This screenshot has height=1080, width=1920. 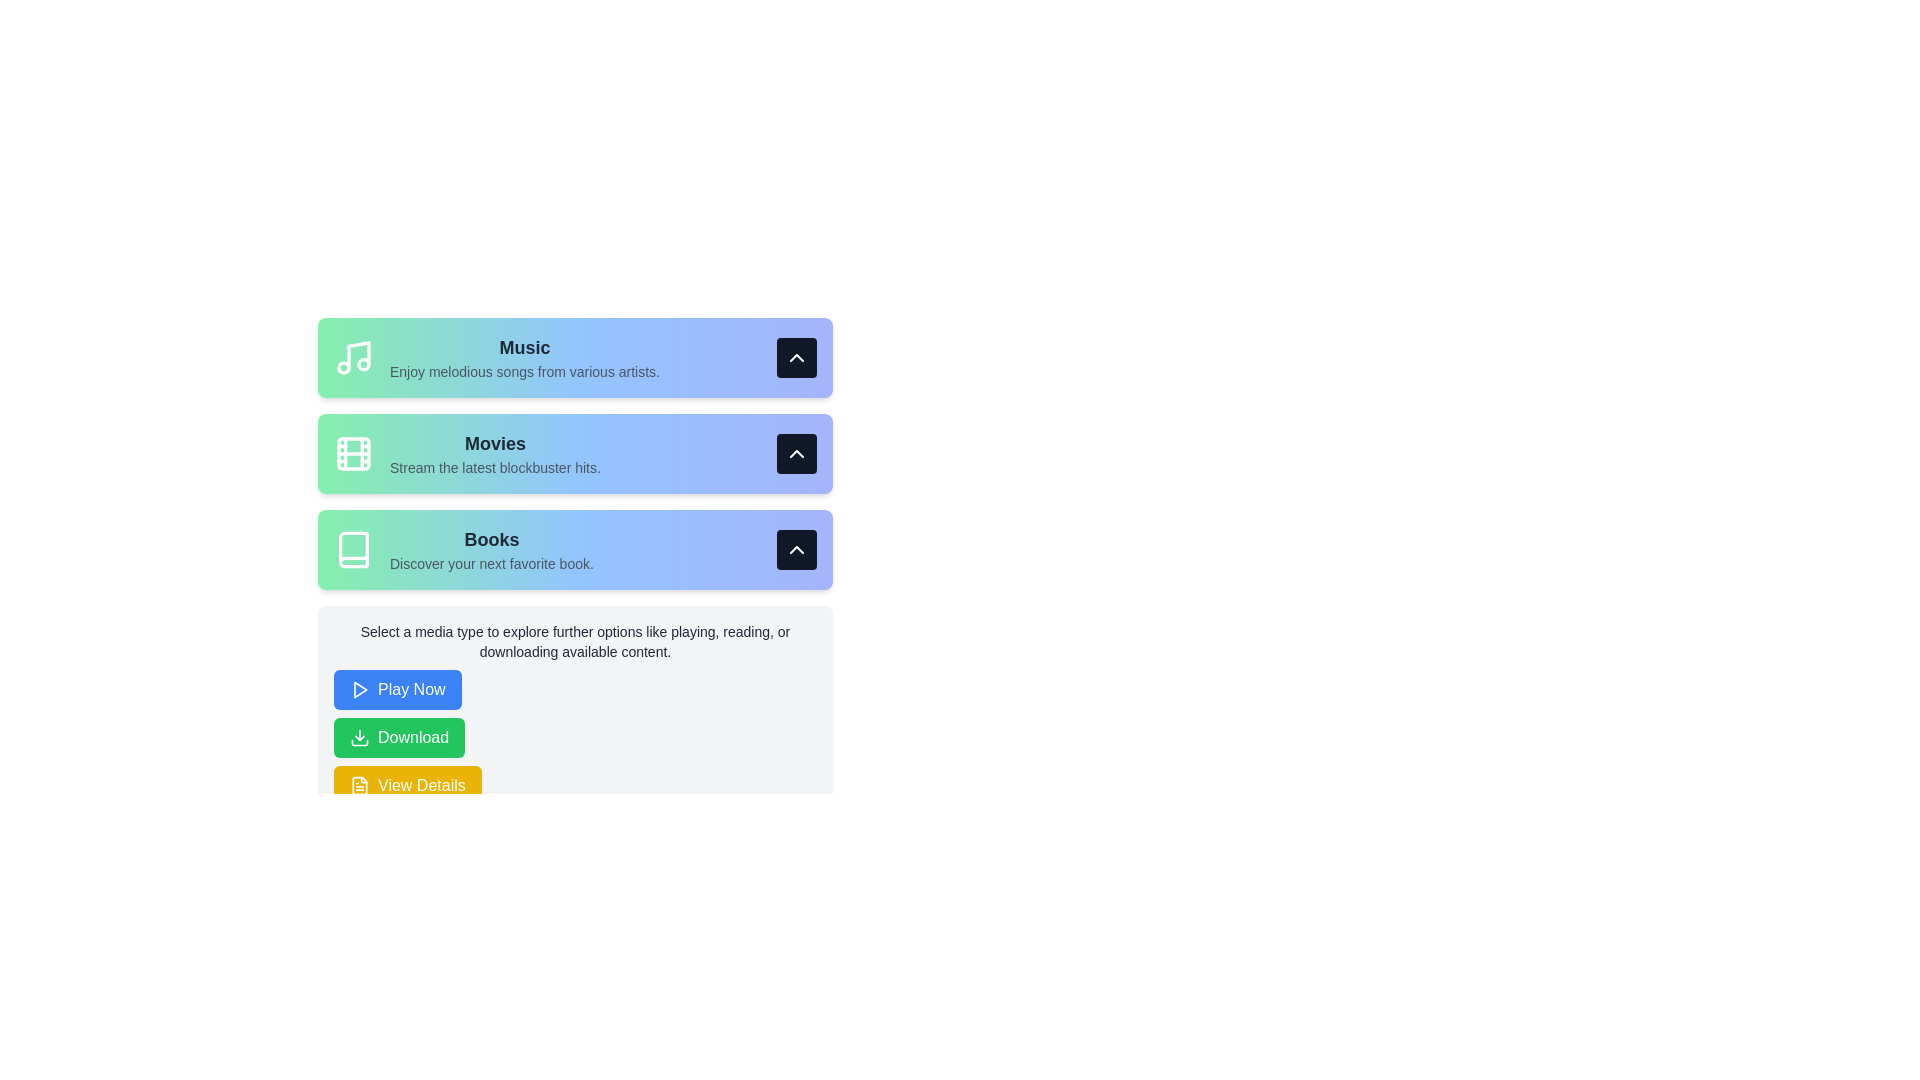 What do you see at coordinates (497, 357) in the screenshot?
I see `the 'Music' category information block, which features a music note icon and a bold title 'Music' along with a subtitle` at bounding box center [497, 357].